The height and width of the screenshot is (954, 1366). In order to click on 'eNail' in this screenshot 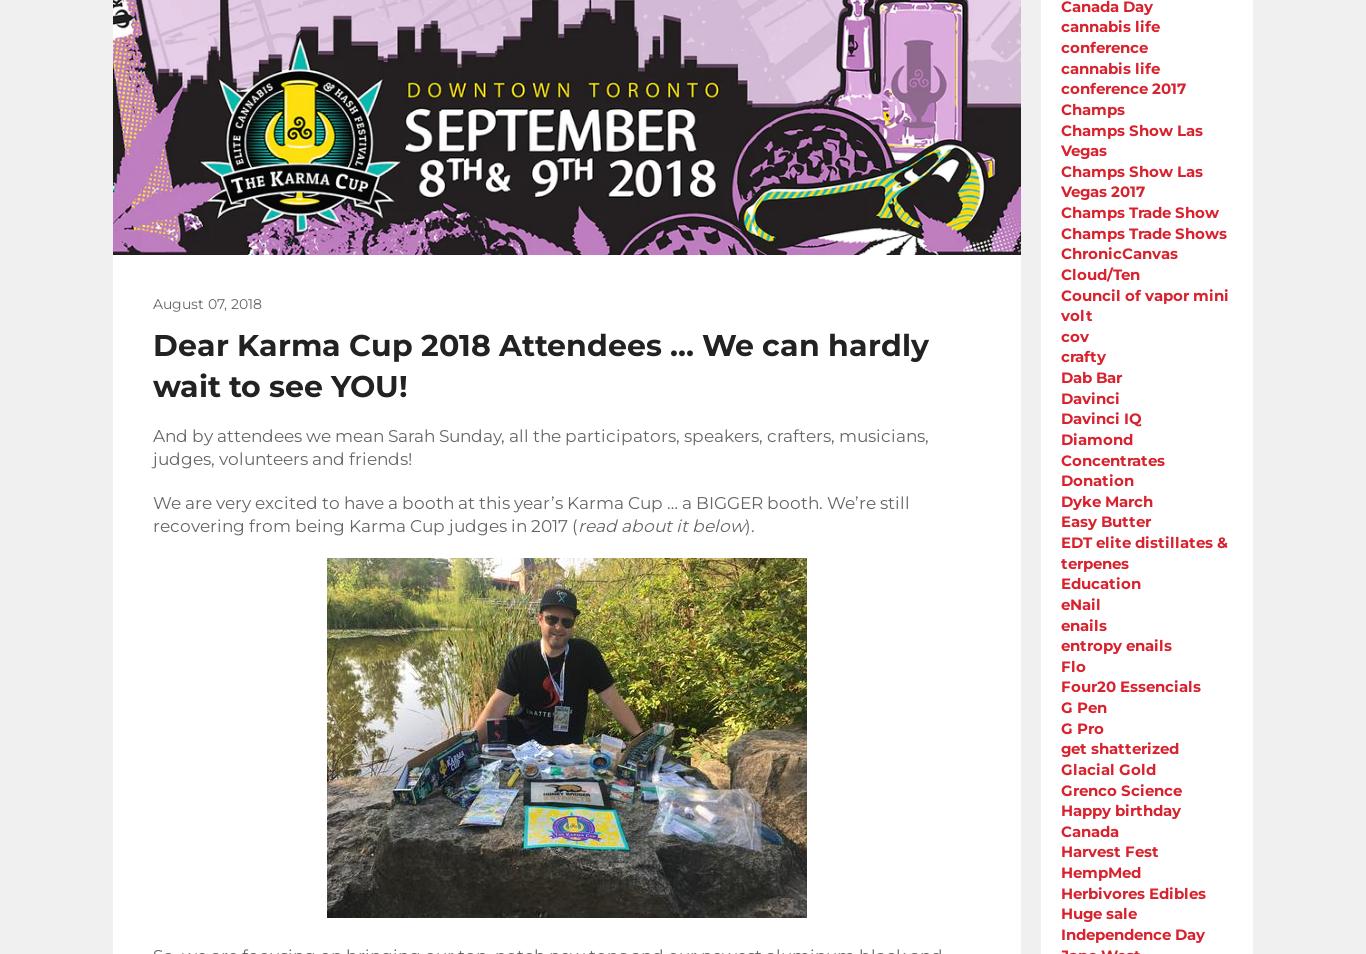, I will do `click(1080, 602)`.